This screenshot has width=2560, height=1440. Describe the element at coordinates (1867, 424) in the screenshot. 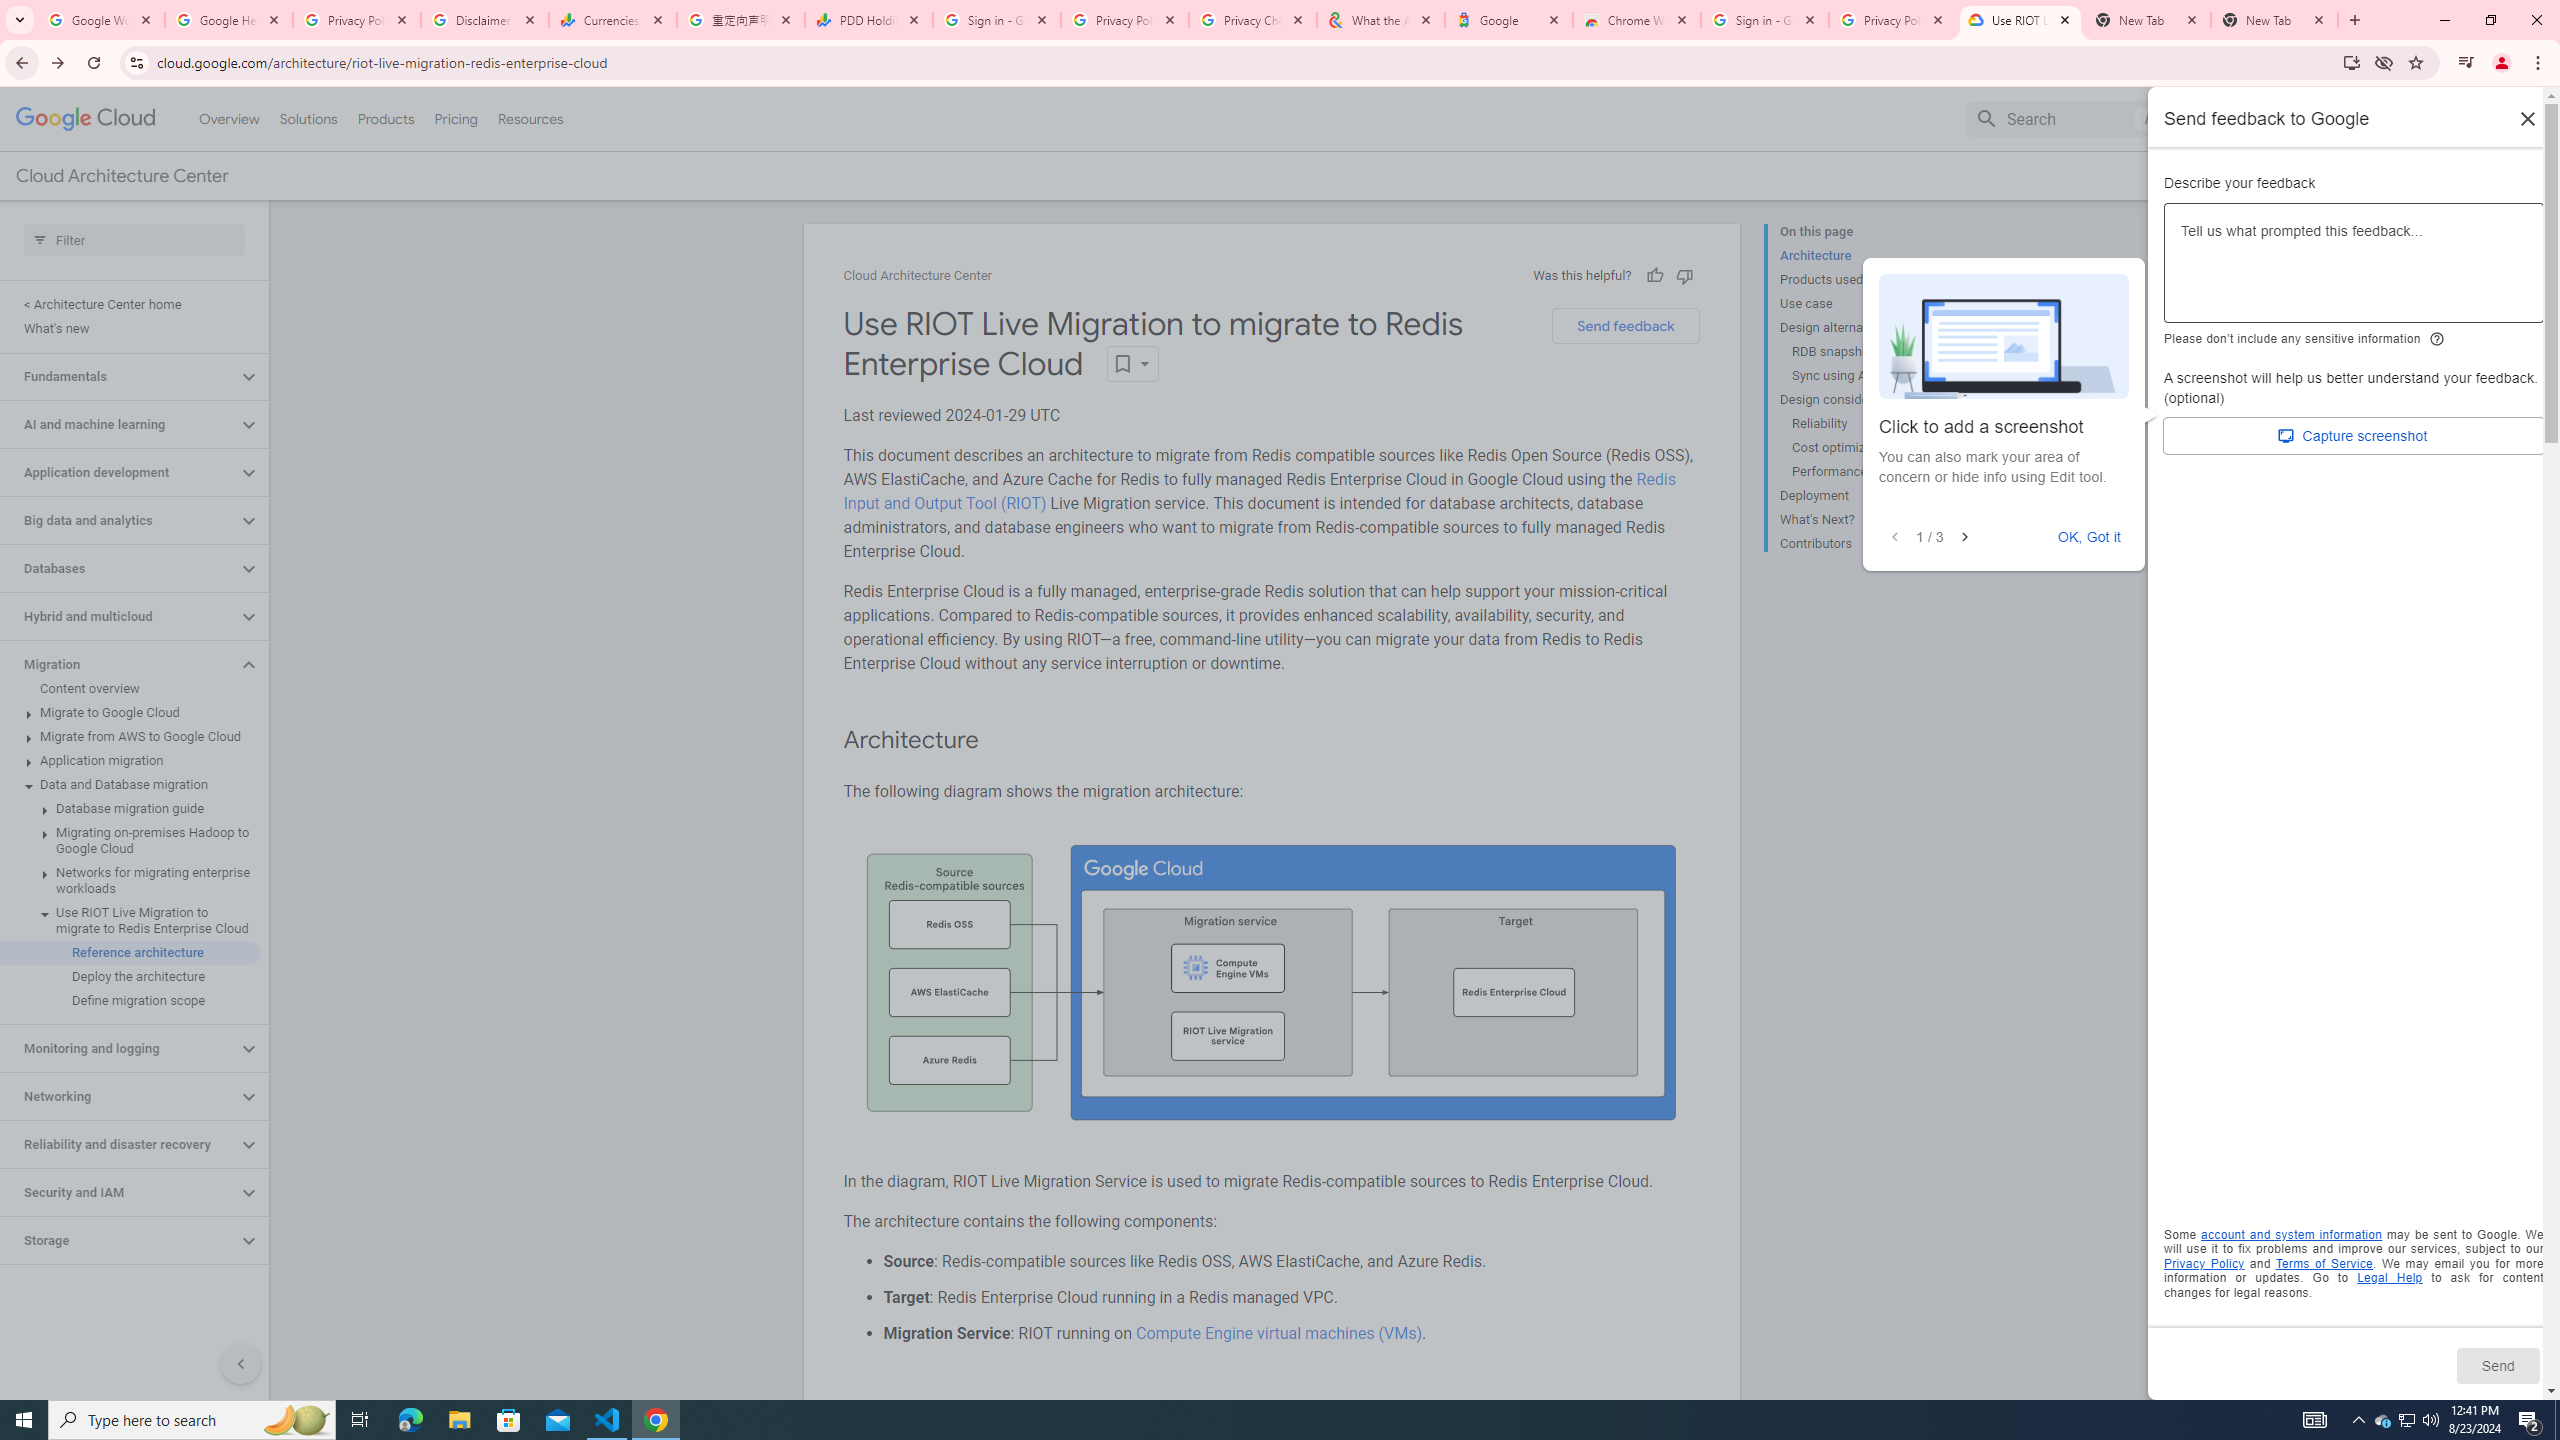

I see `'Reliability'` at that location.